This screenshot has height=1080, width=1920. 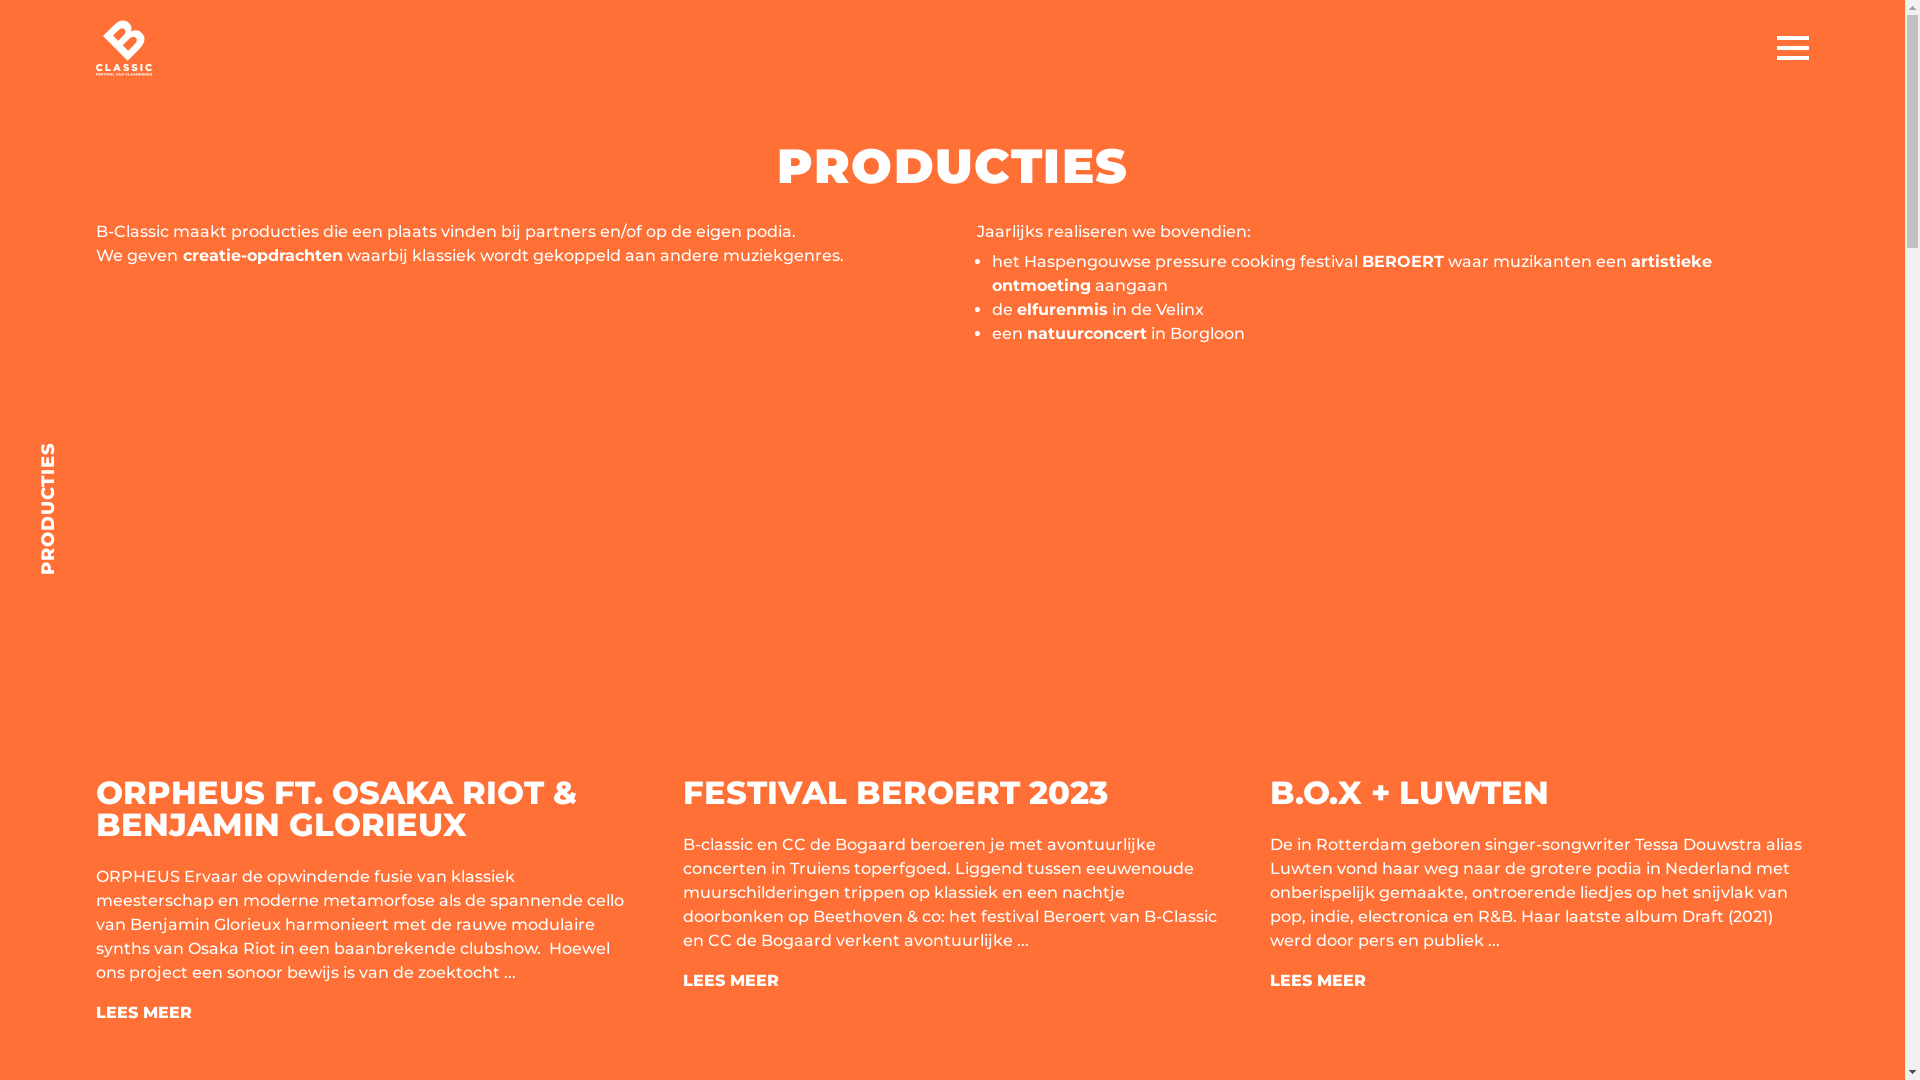 What do you see at coordinates (729, 979) in the screenshot?
I see `'LEES MEER'` at bounding box center [729, 979].